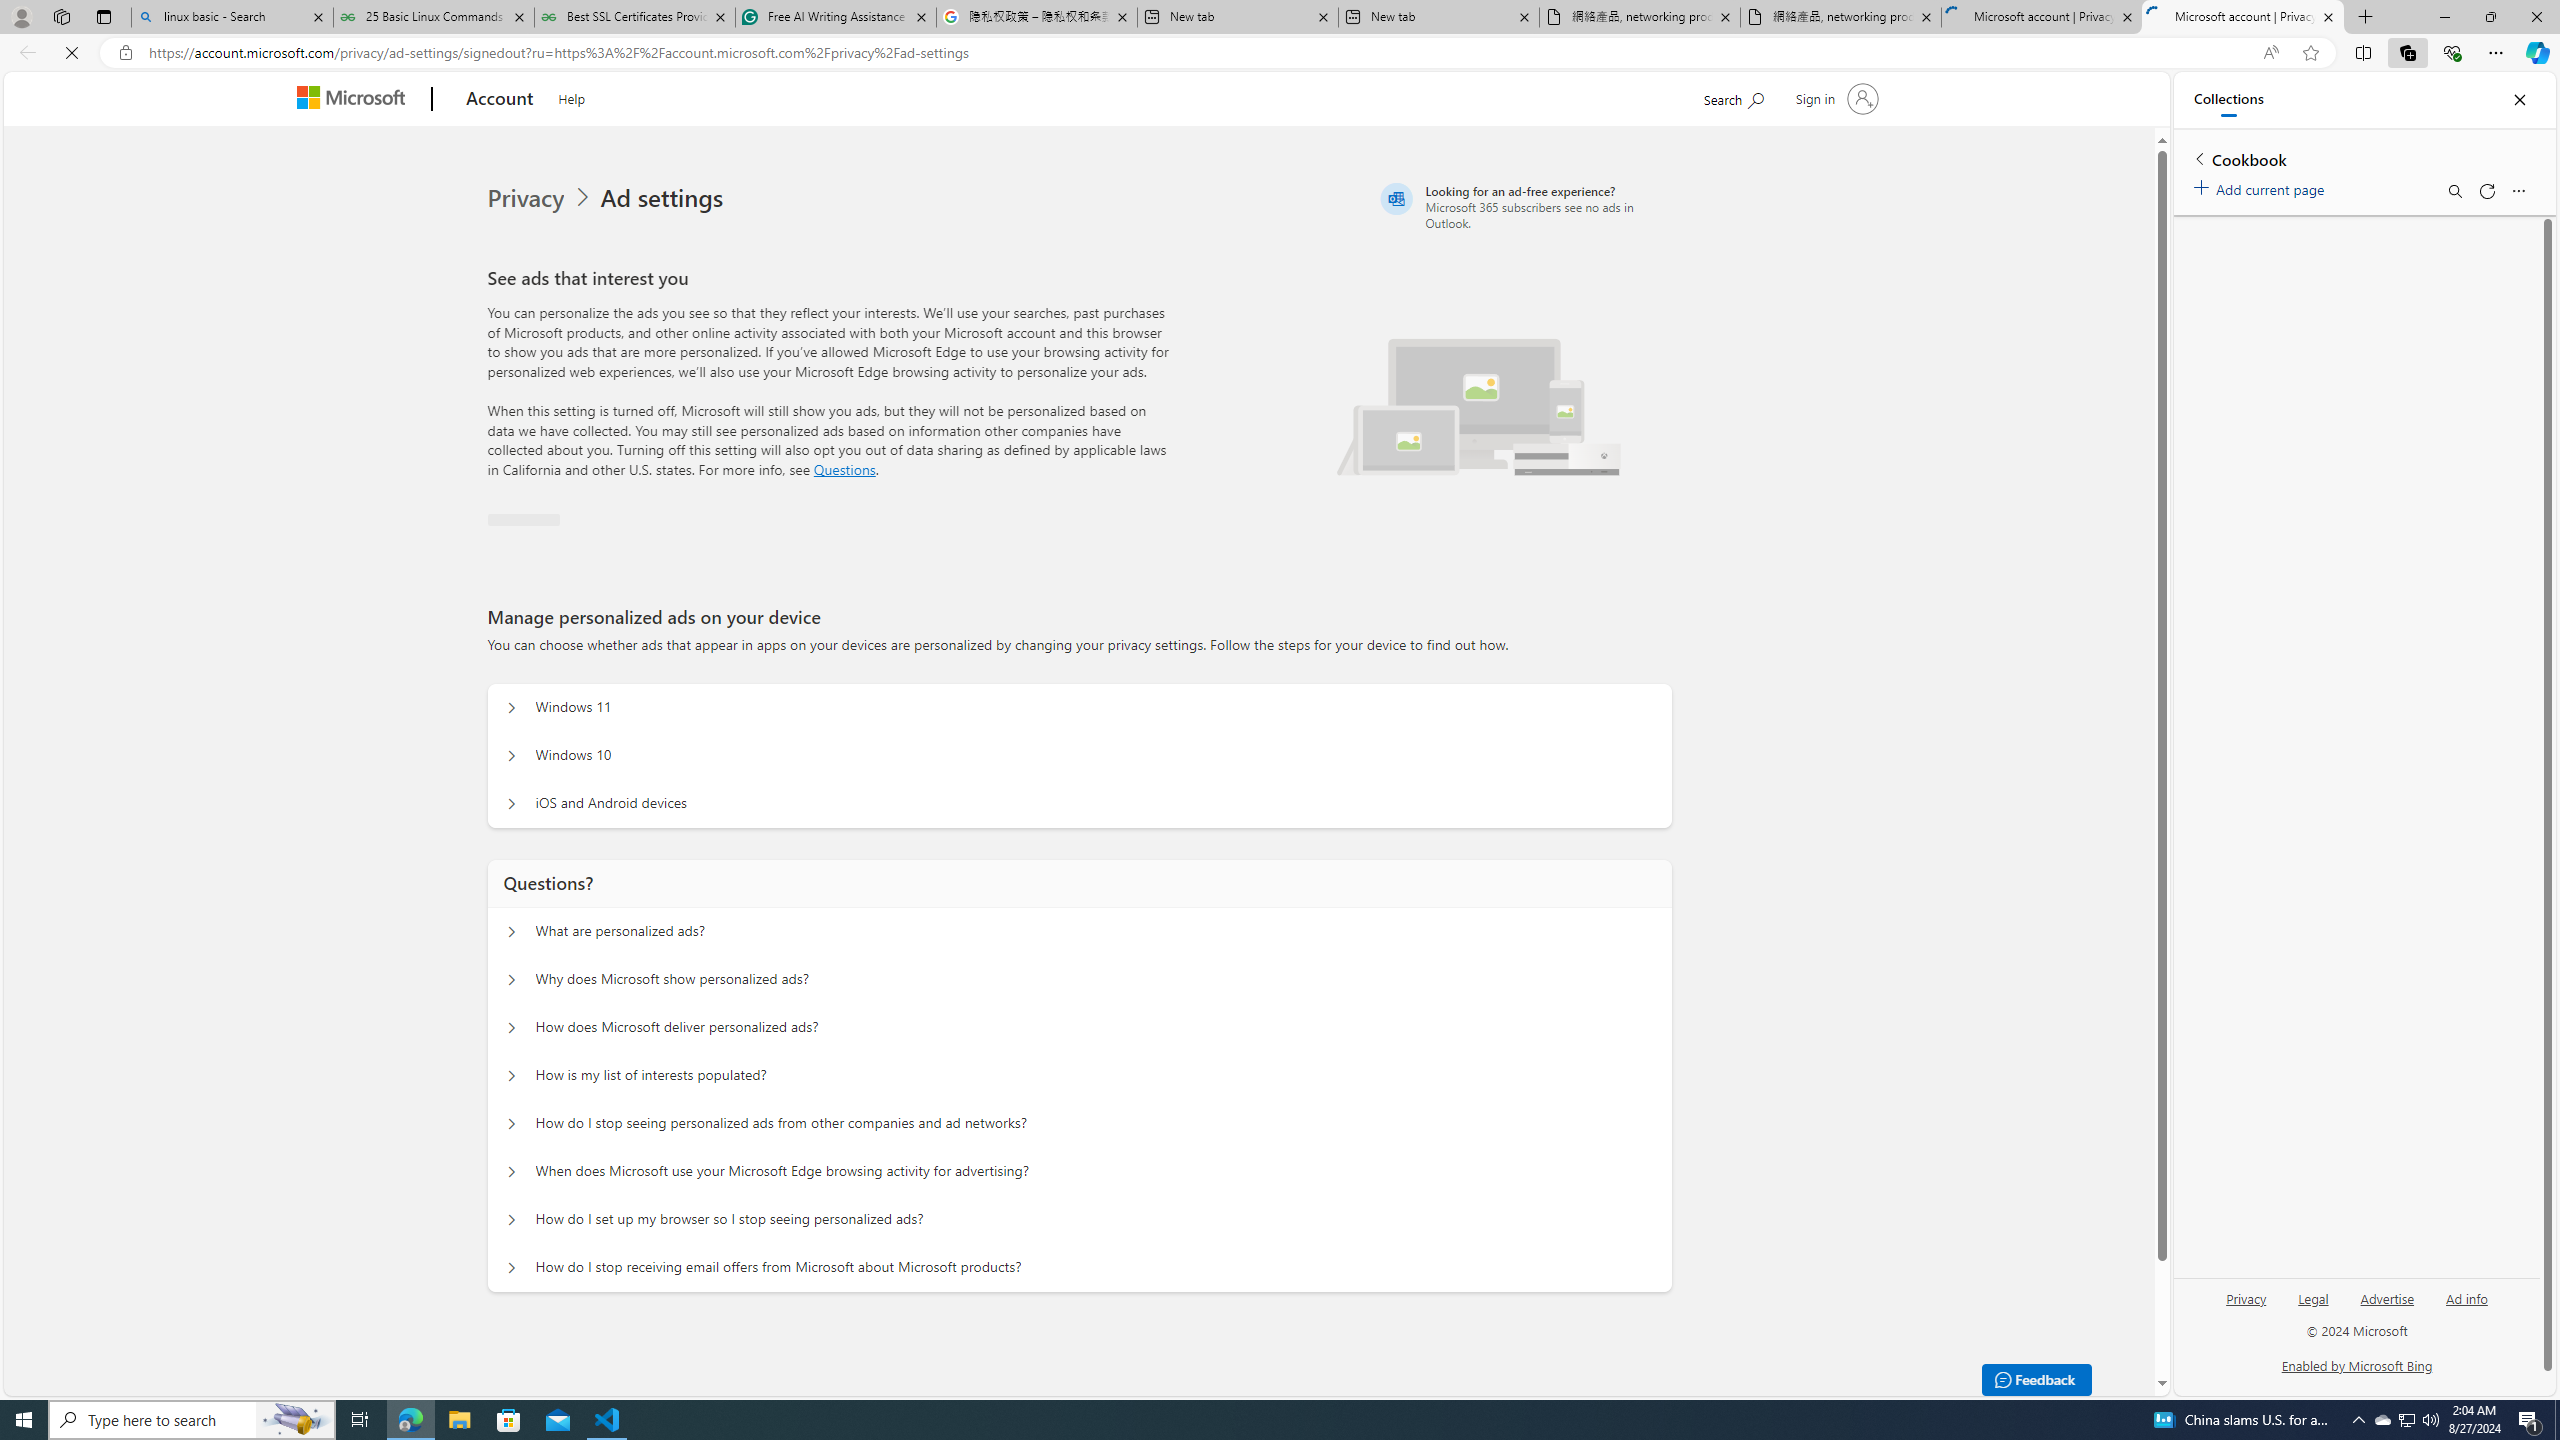  What do you see at coordinates (432, 16) in the screenshot?
I see `'25 Basic Linux Commands For Beginners - GeeksforGeeks'` at bounding box center [432, 16].